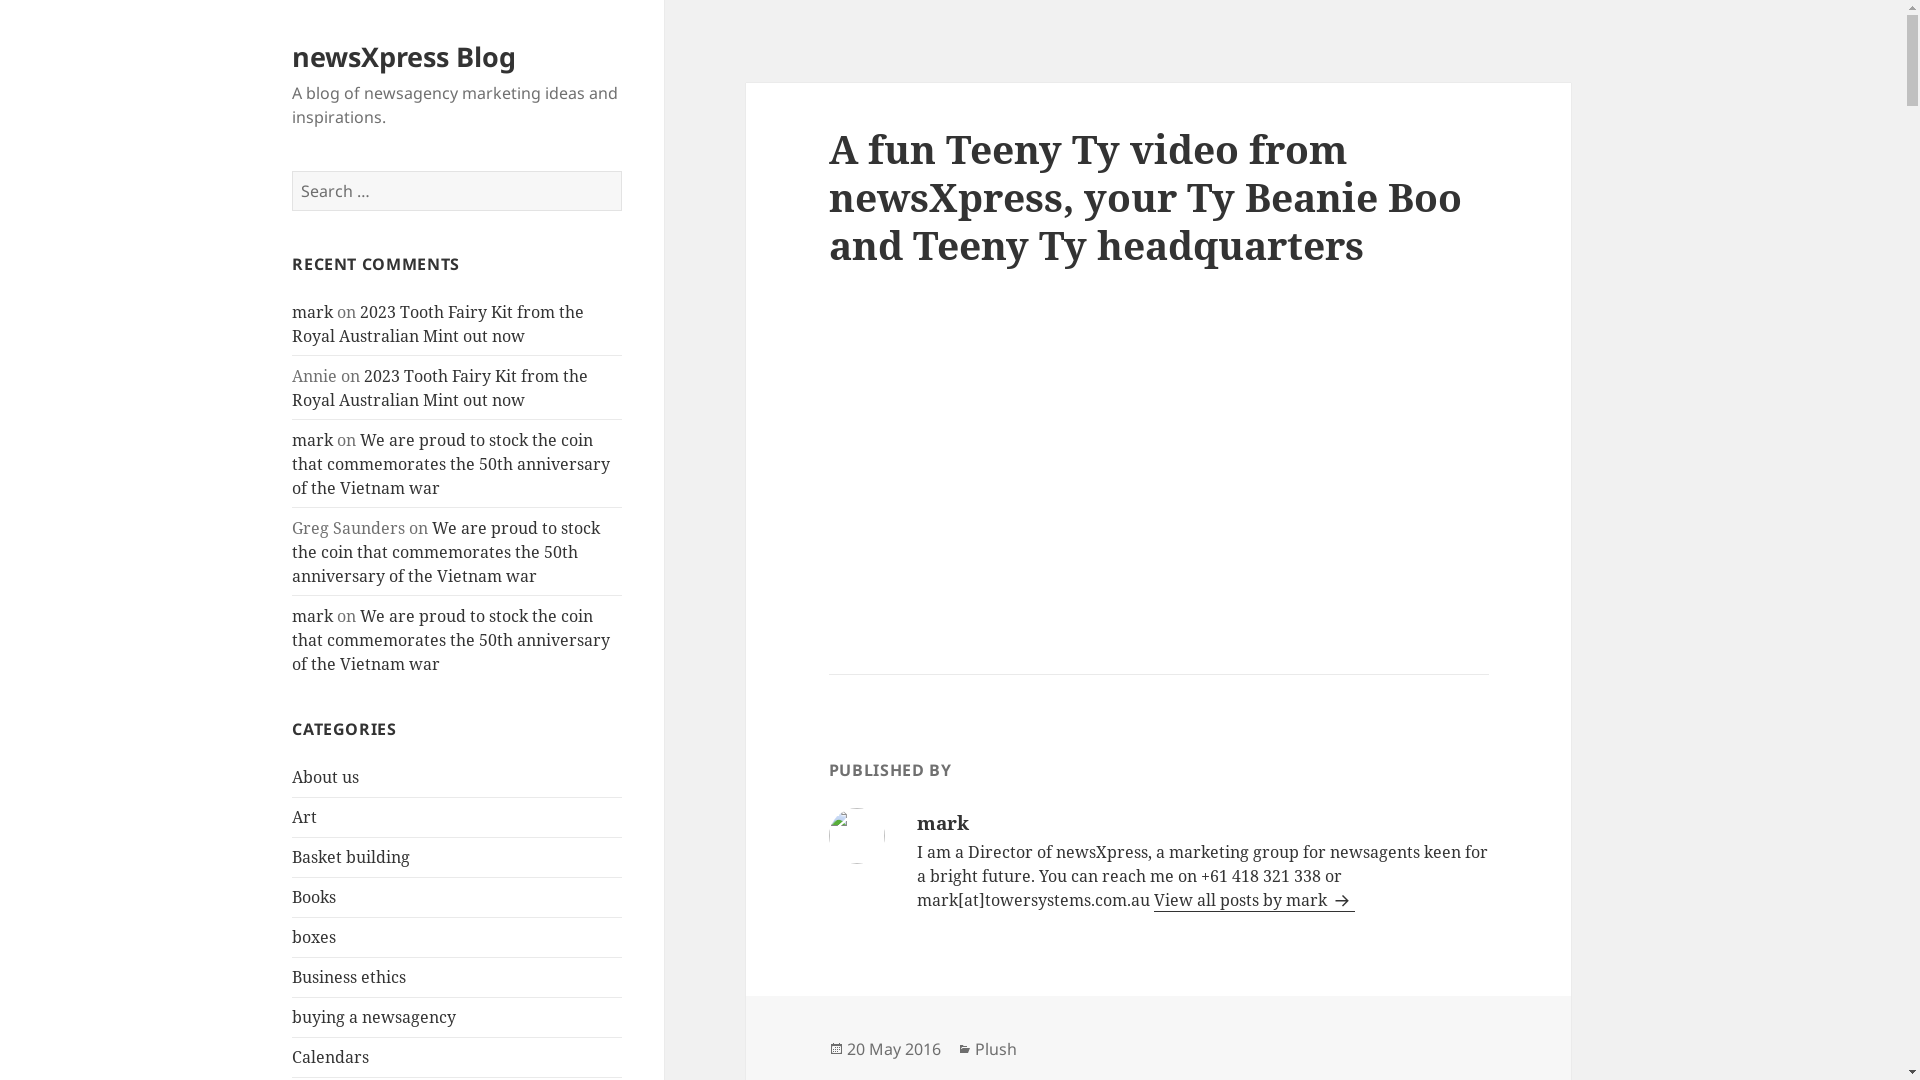 The width and height of the screenshot is (1920, 1080). Describe the element at coordinates (312, 896) in the screenshot. I see `'Books'` at that location.